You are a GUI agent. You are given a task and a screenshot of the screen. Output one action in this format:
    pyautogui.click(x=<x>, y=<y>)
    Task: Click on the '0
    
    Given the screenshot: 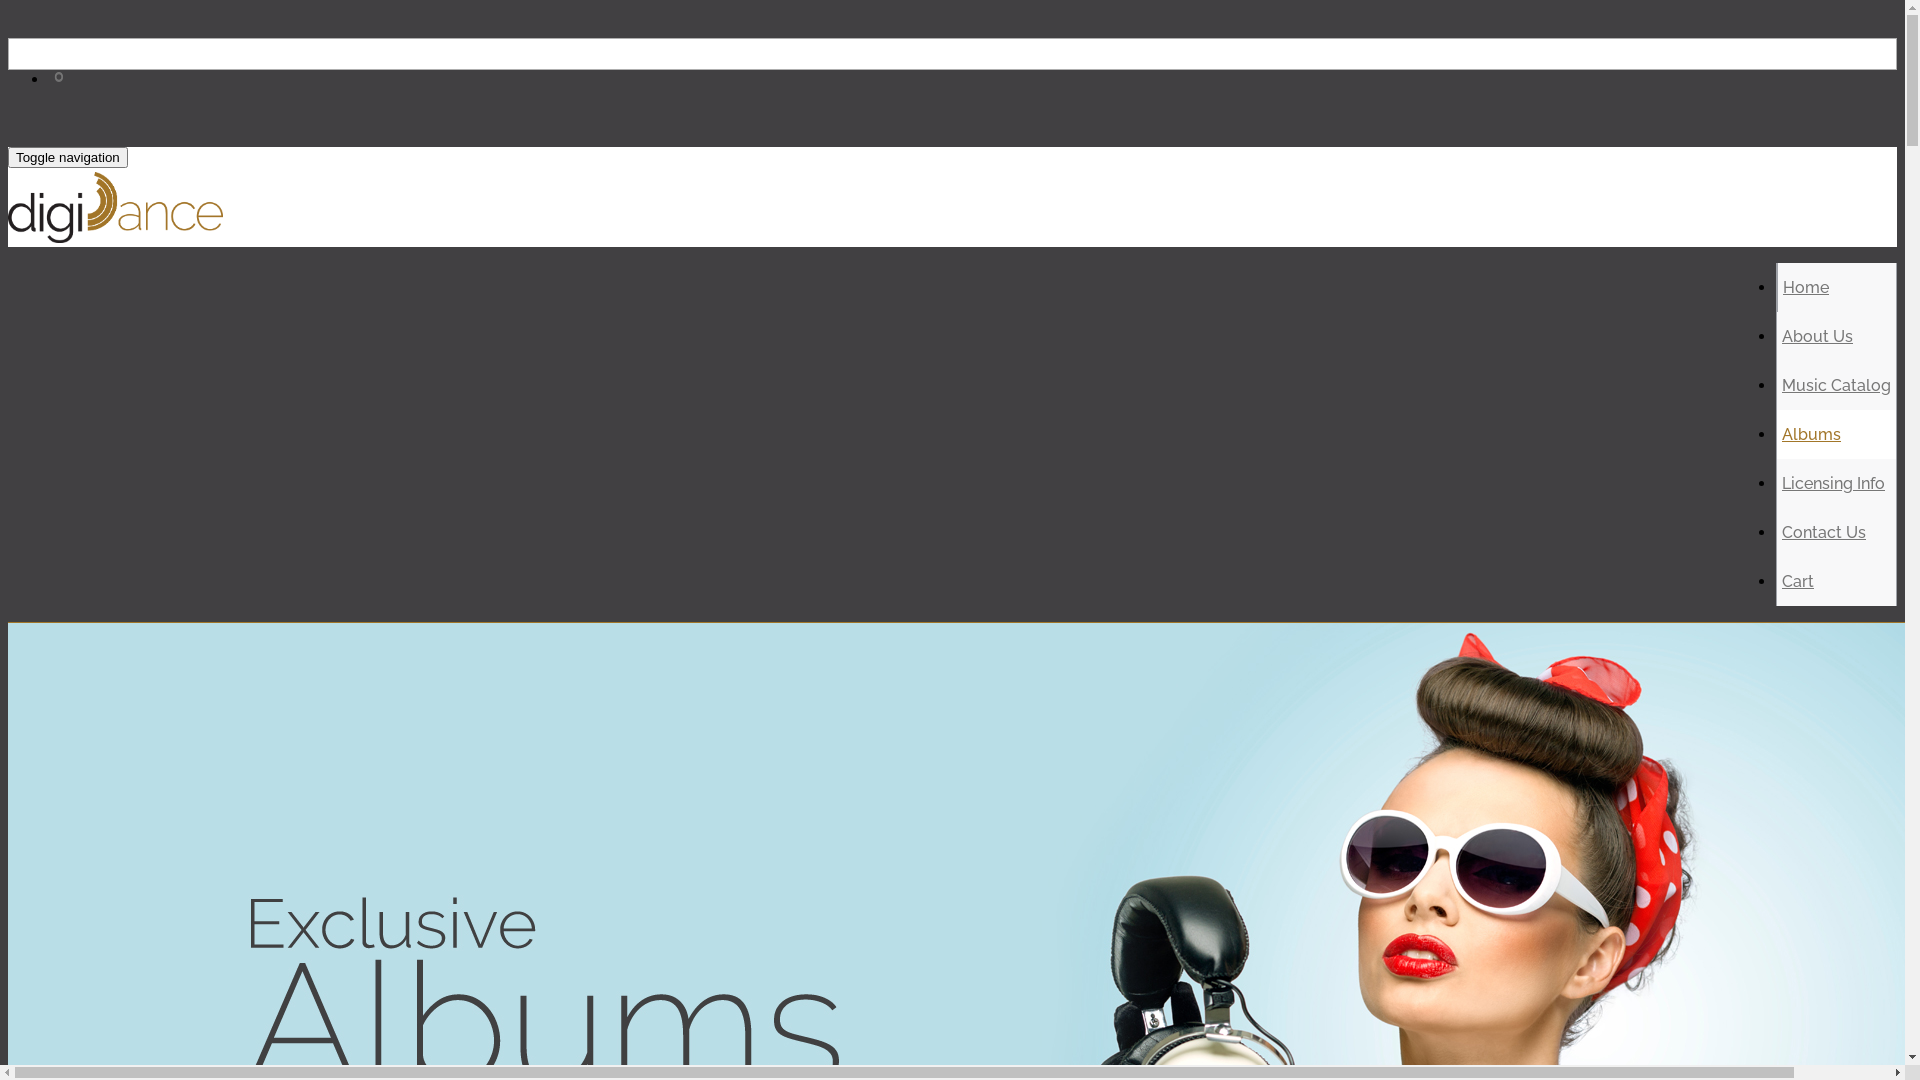 What is the action you would take?
    pyautogui.click(x=61, y=100)
    